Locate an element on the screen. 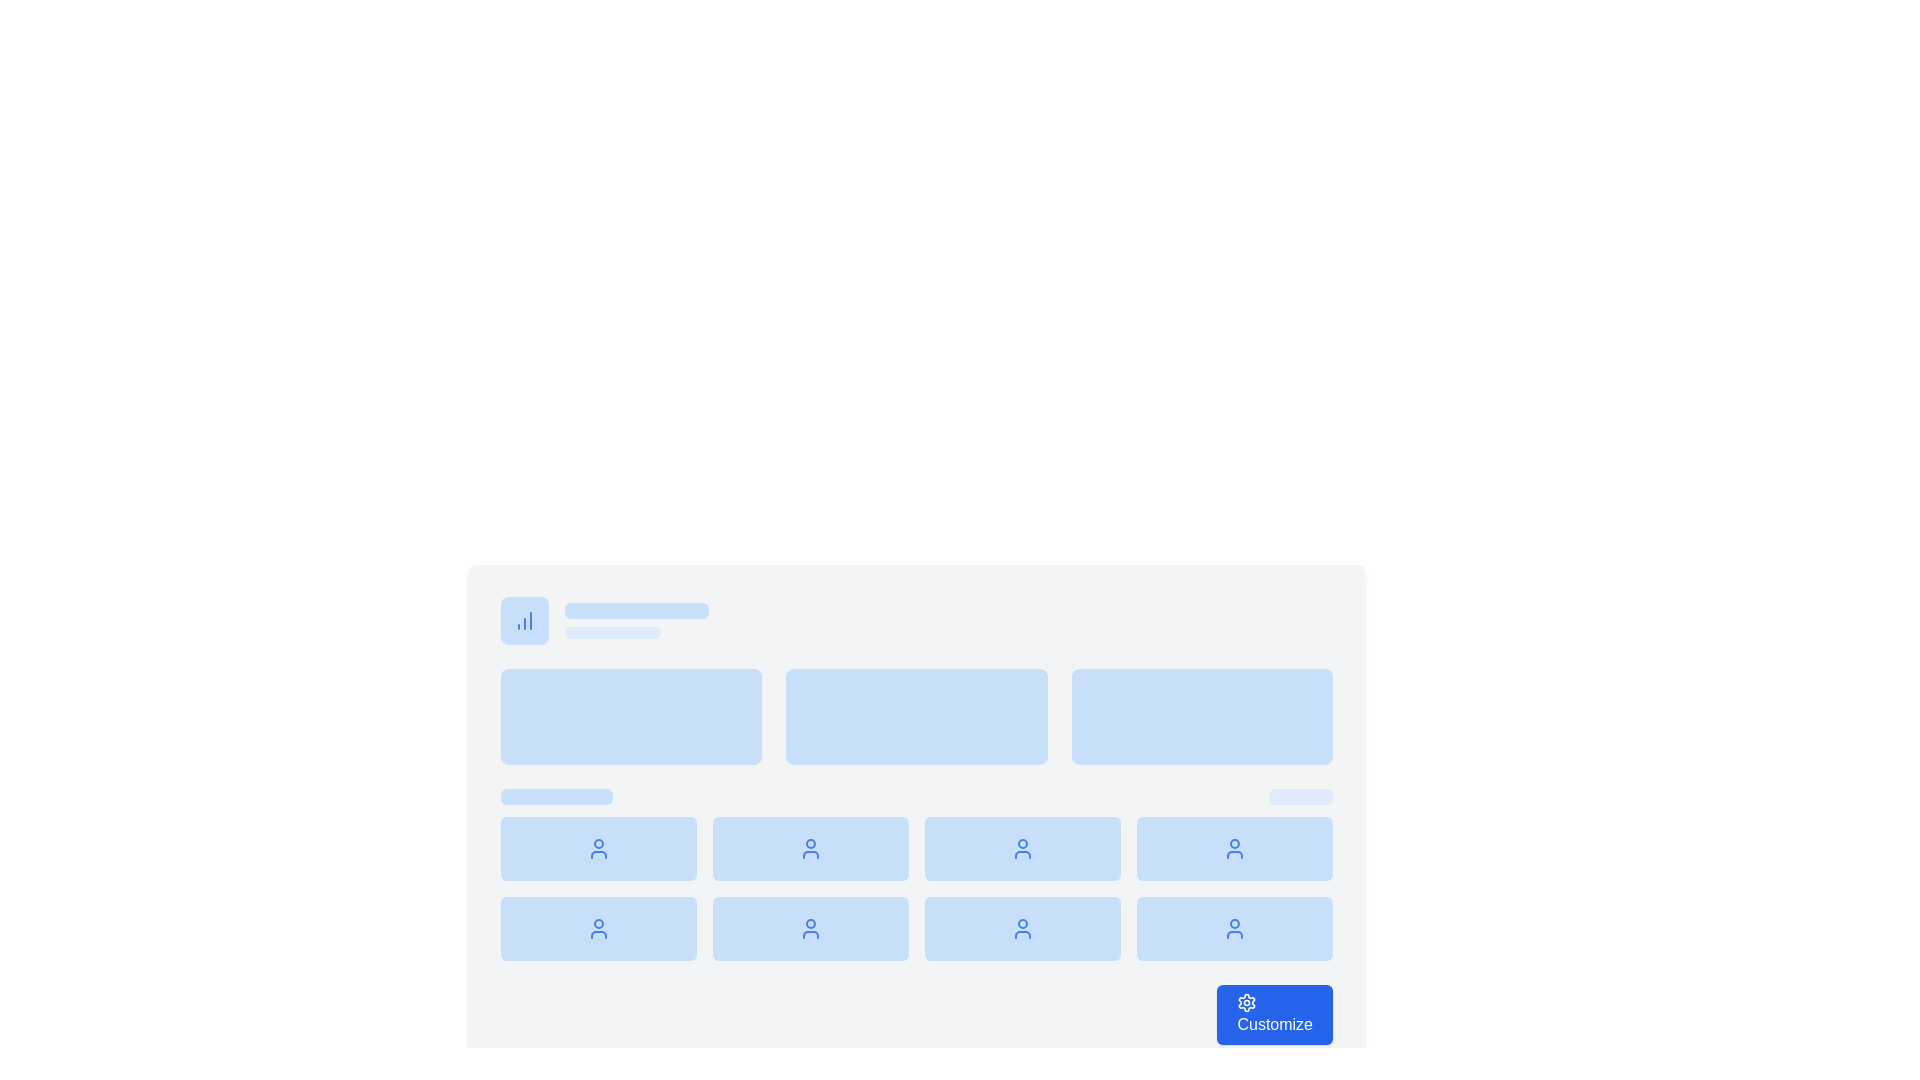  the user profile card-like UI element located in the bottom-right of a 4x4 grid layout, specifically the last element in the second row is located at coordinates (1233, 929).